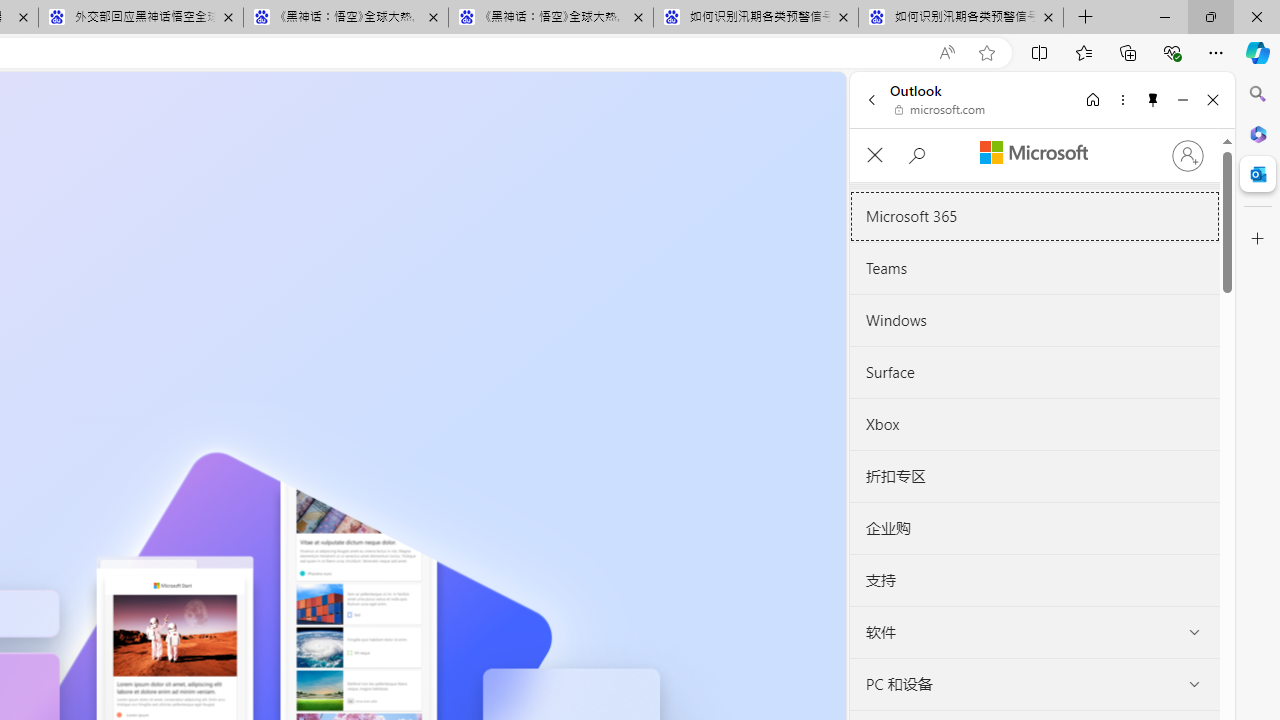 Image resolution: width=1280 pixels, height=720 pixels. I want to click on 'microsoft.com', so click(939, 110).